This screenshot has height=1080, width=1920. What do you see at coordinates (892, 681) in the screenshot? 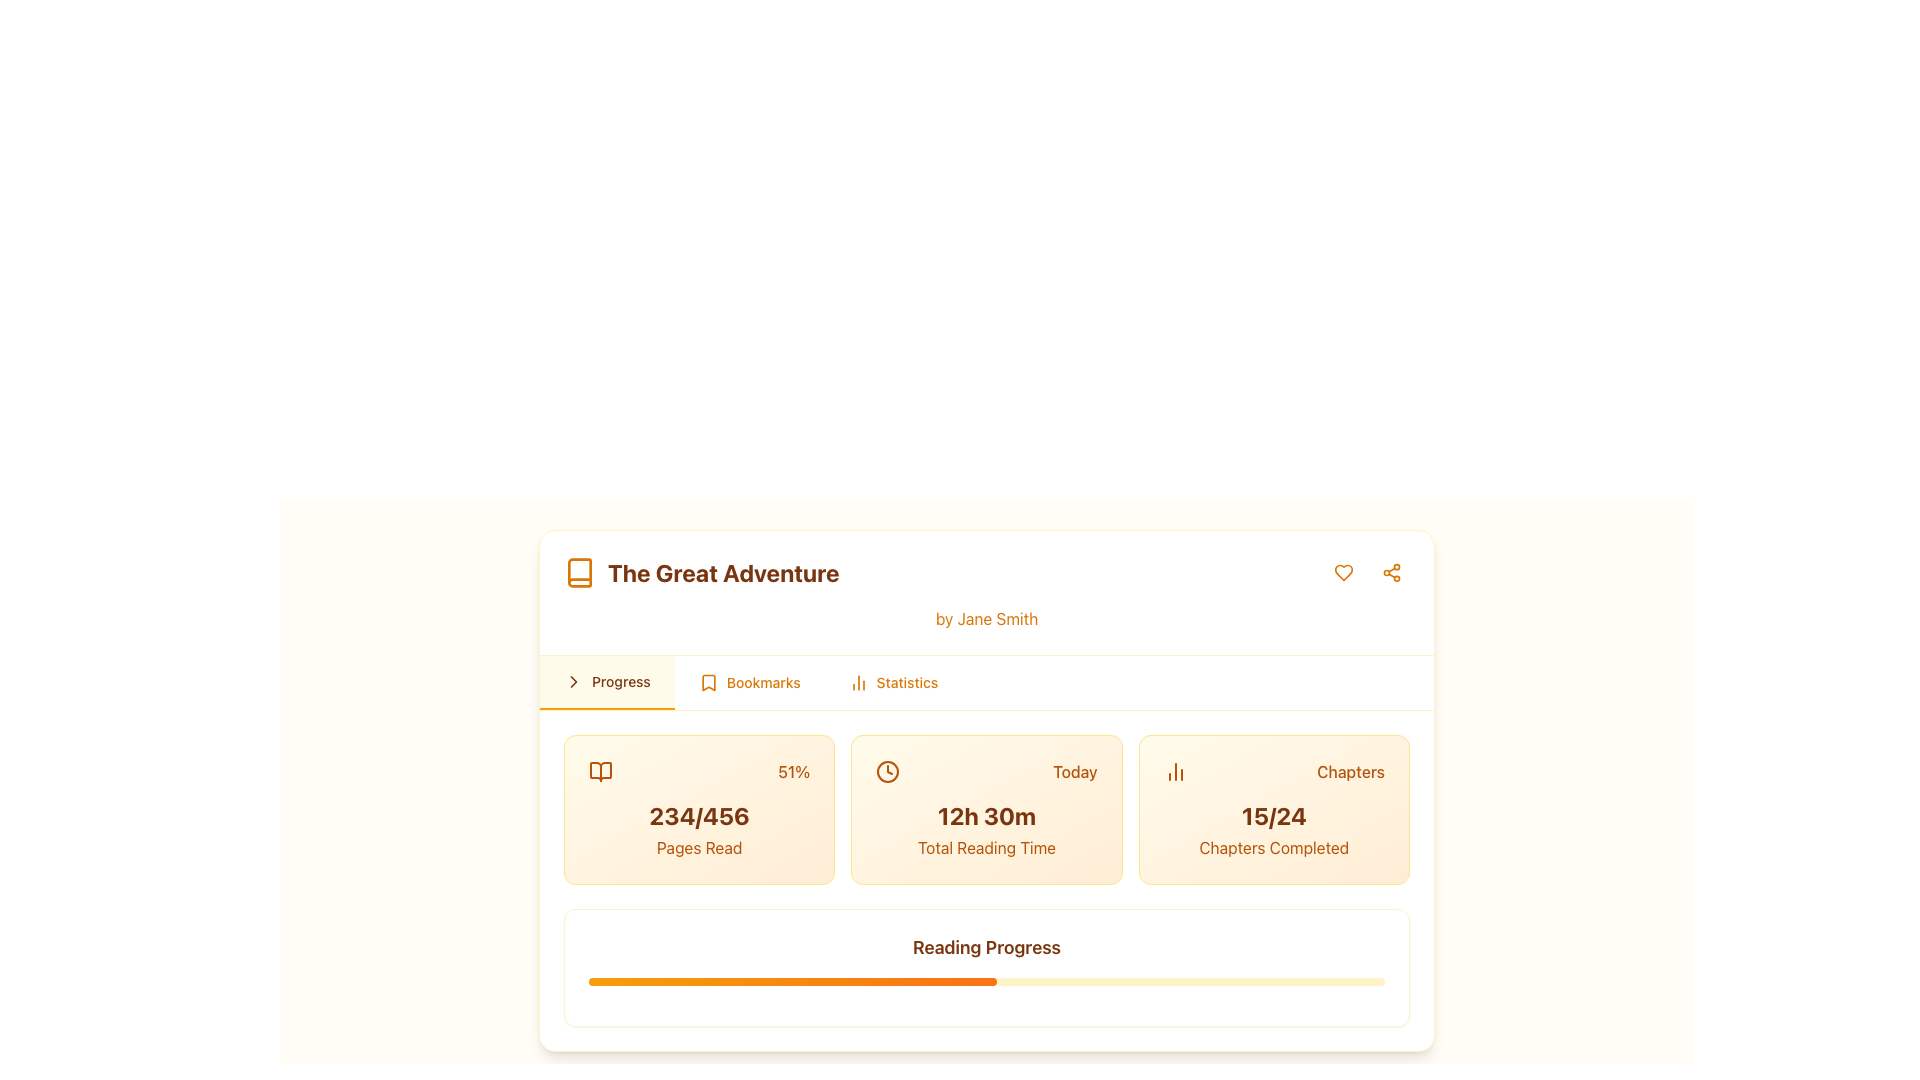
I see `the 'Statistics' button, which has orange text and a bar chart icon` at bounding box center [892, 681].